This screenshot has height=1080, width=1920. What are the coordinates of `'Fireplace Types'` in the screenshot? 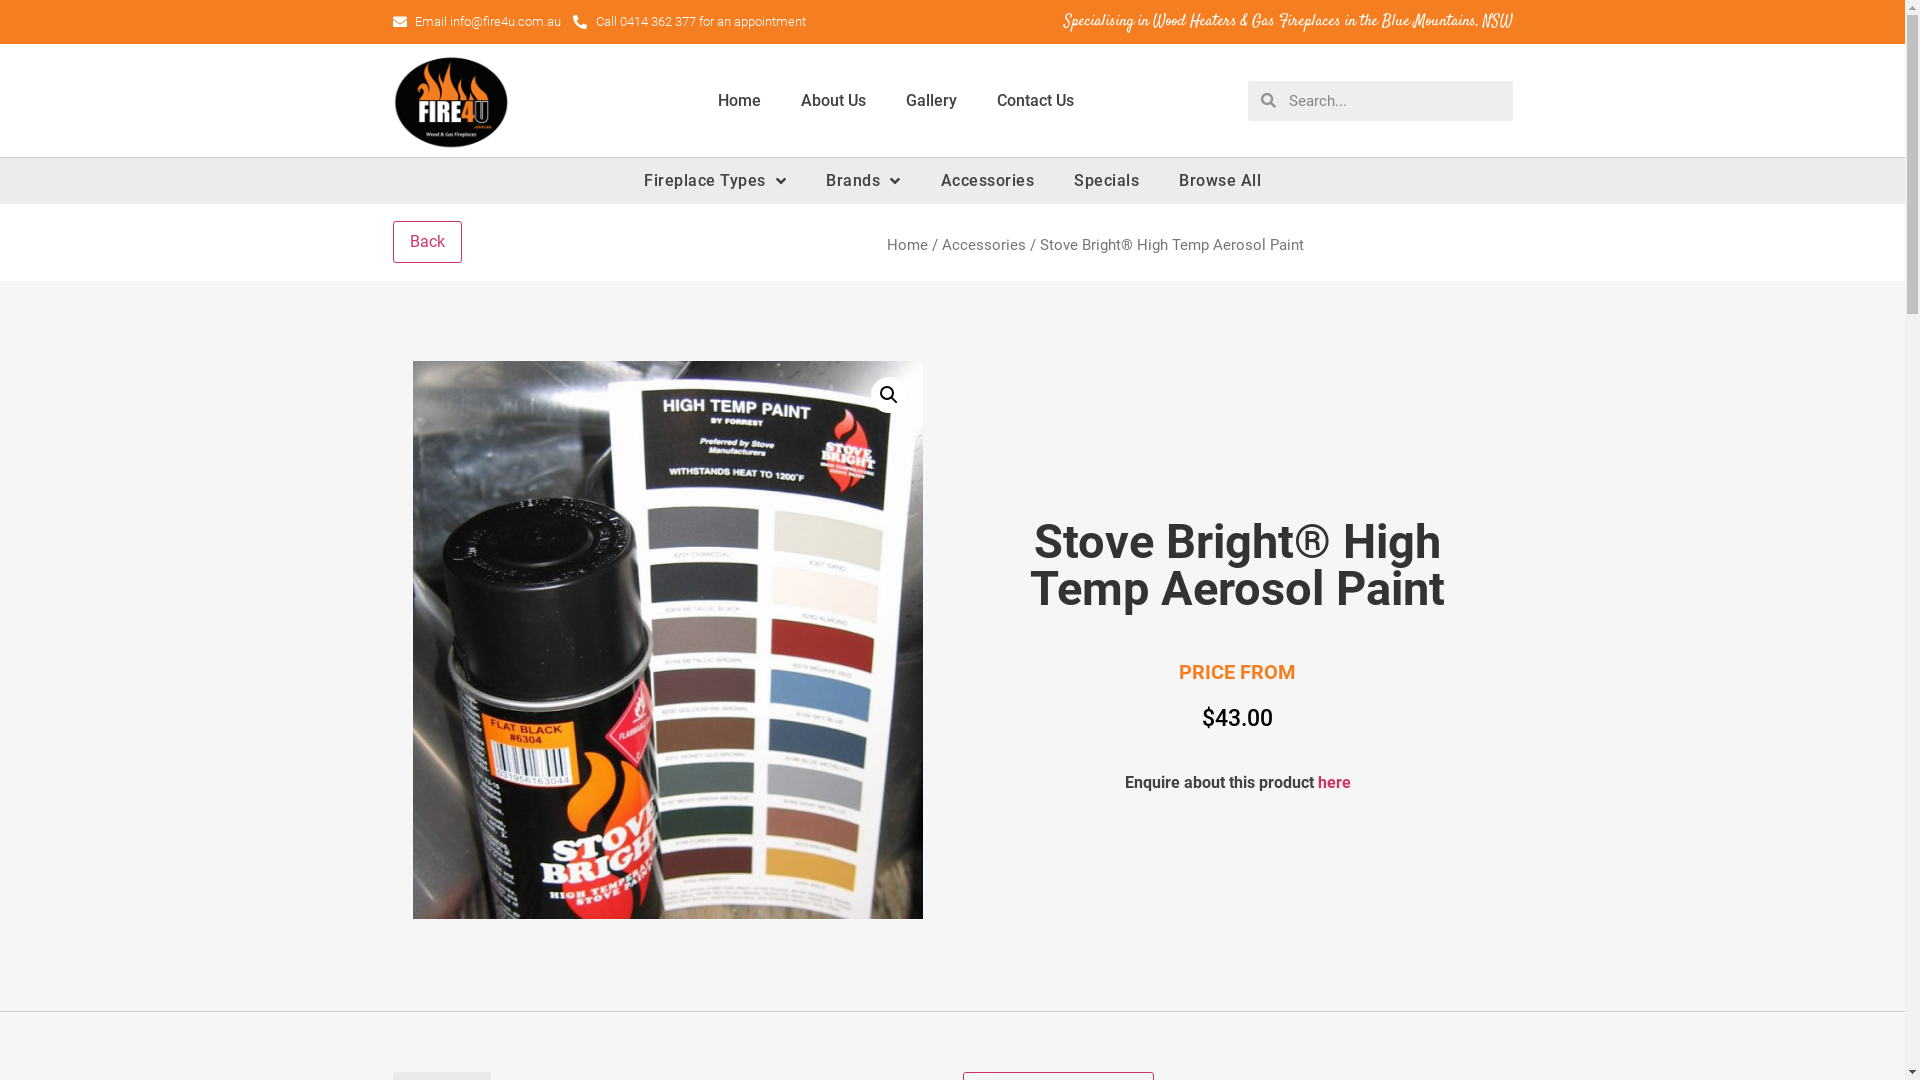 It's located at (715, 181).